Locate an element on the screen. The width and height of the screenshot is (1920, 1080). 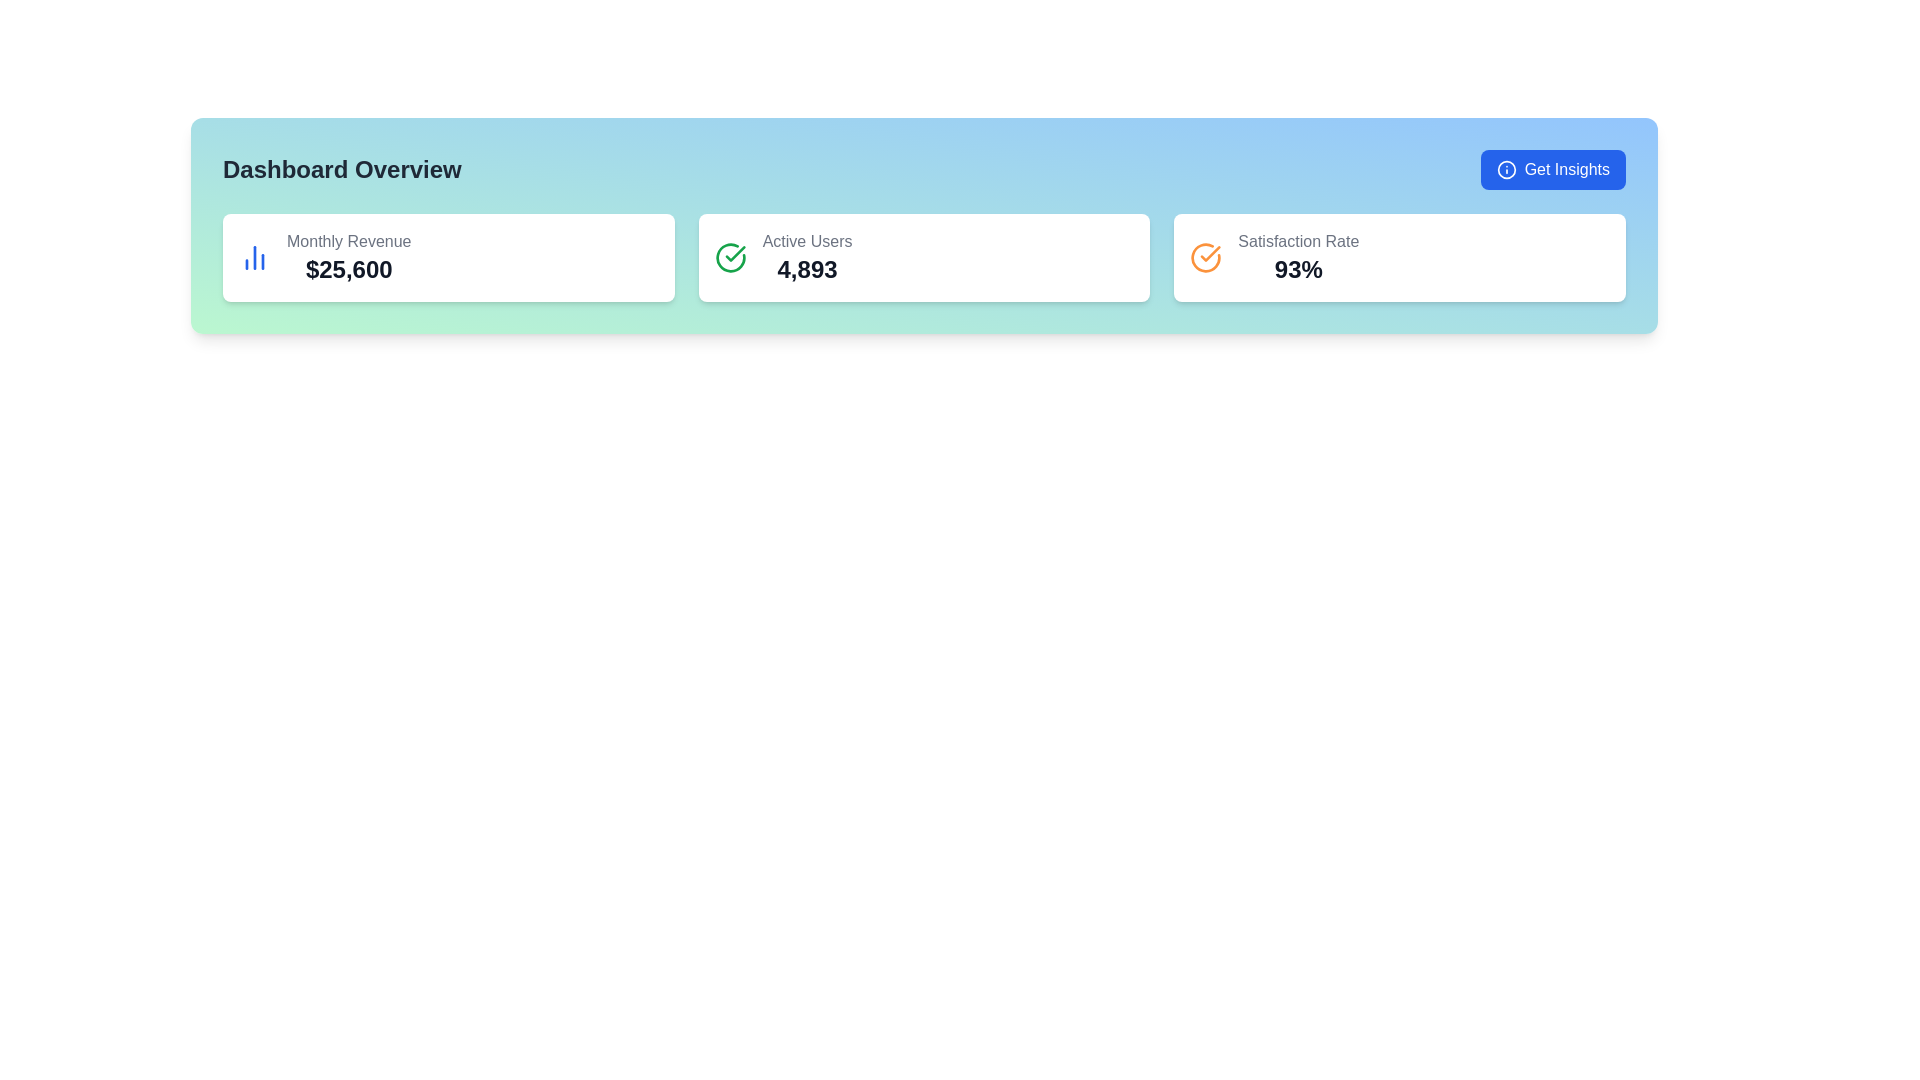
the Graphic Icon associated with the 'Monthly Revenue' information, which is located to the left of the title 'Monthly Revenue' and the number '$25,600' is located at coordinates (253, 257).